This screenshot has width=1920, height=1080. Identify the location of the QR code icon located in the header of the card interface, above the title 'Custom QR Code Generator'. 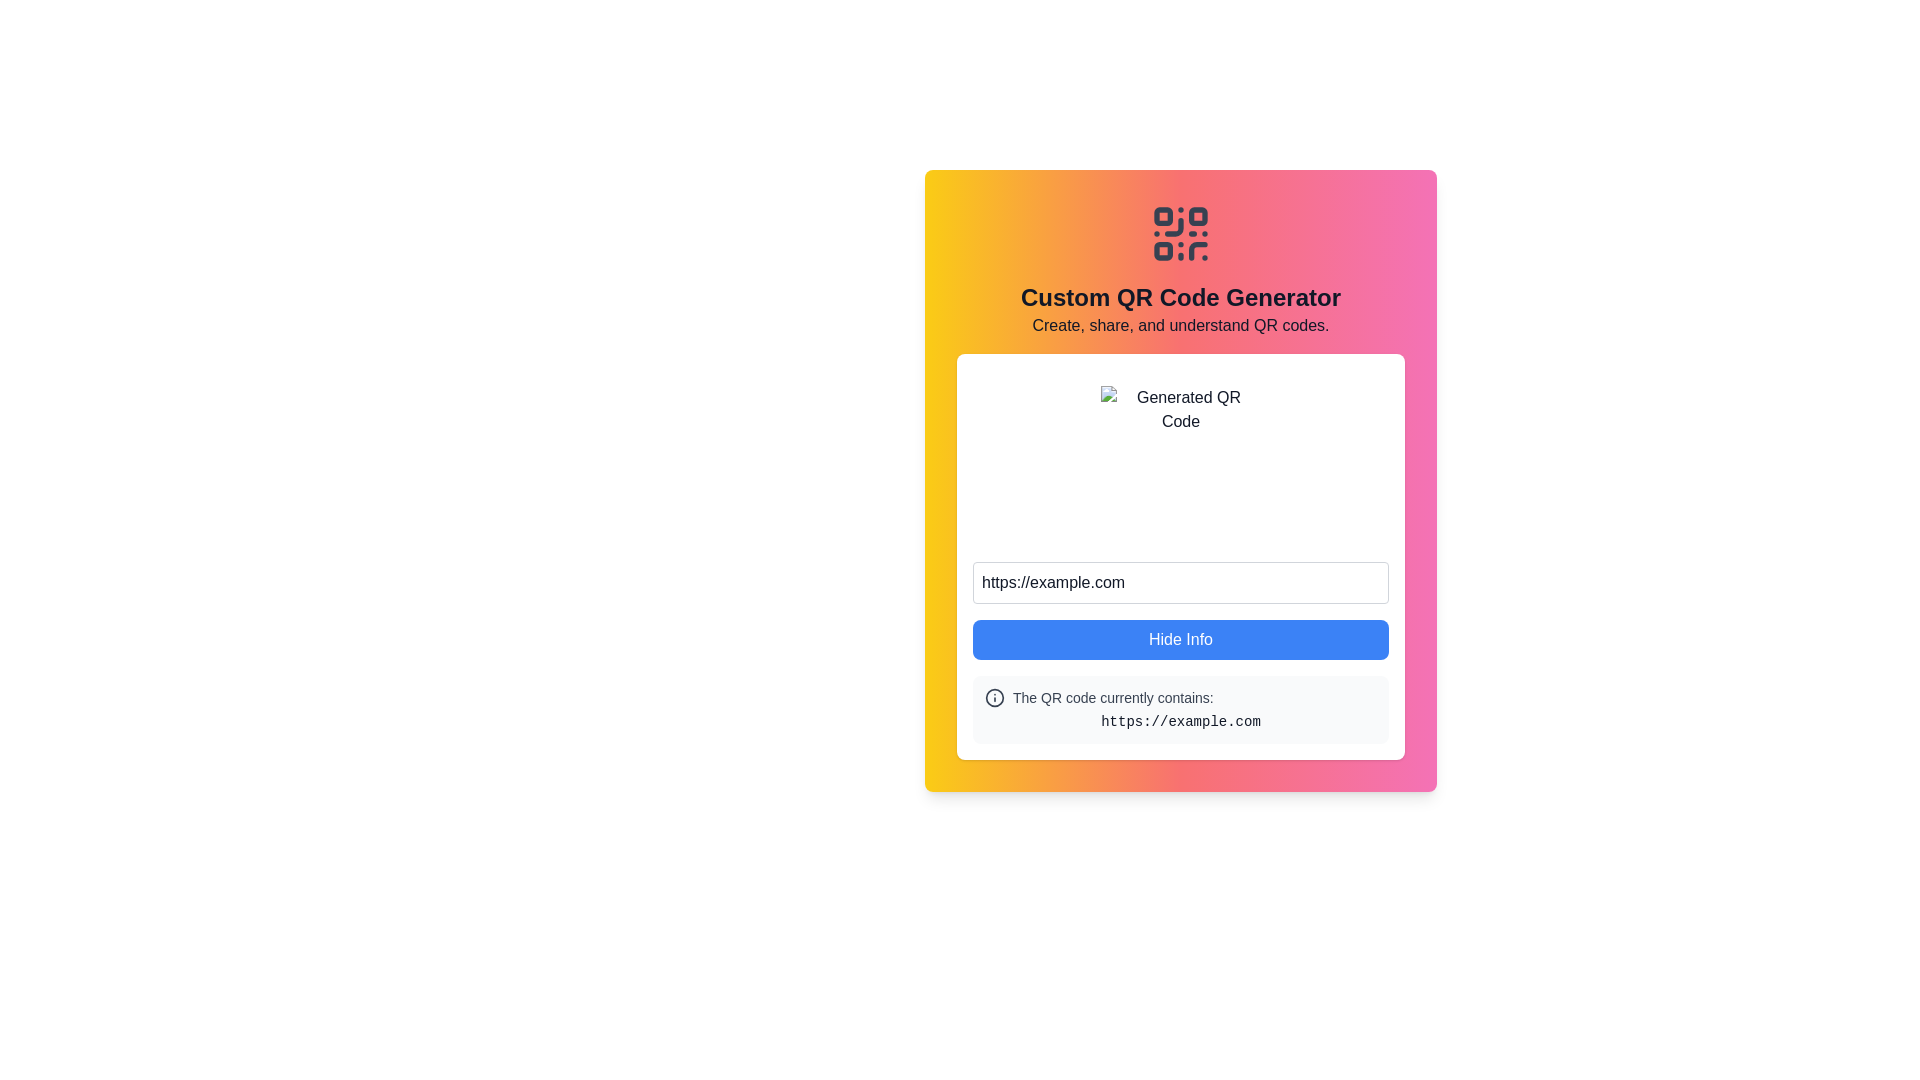
(1180, 233).